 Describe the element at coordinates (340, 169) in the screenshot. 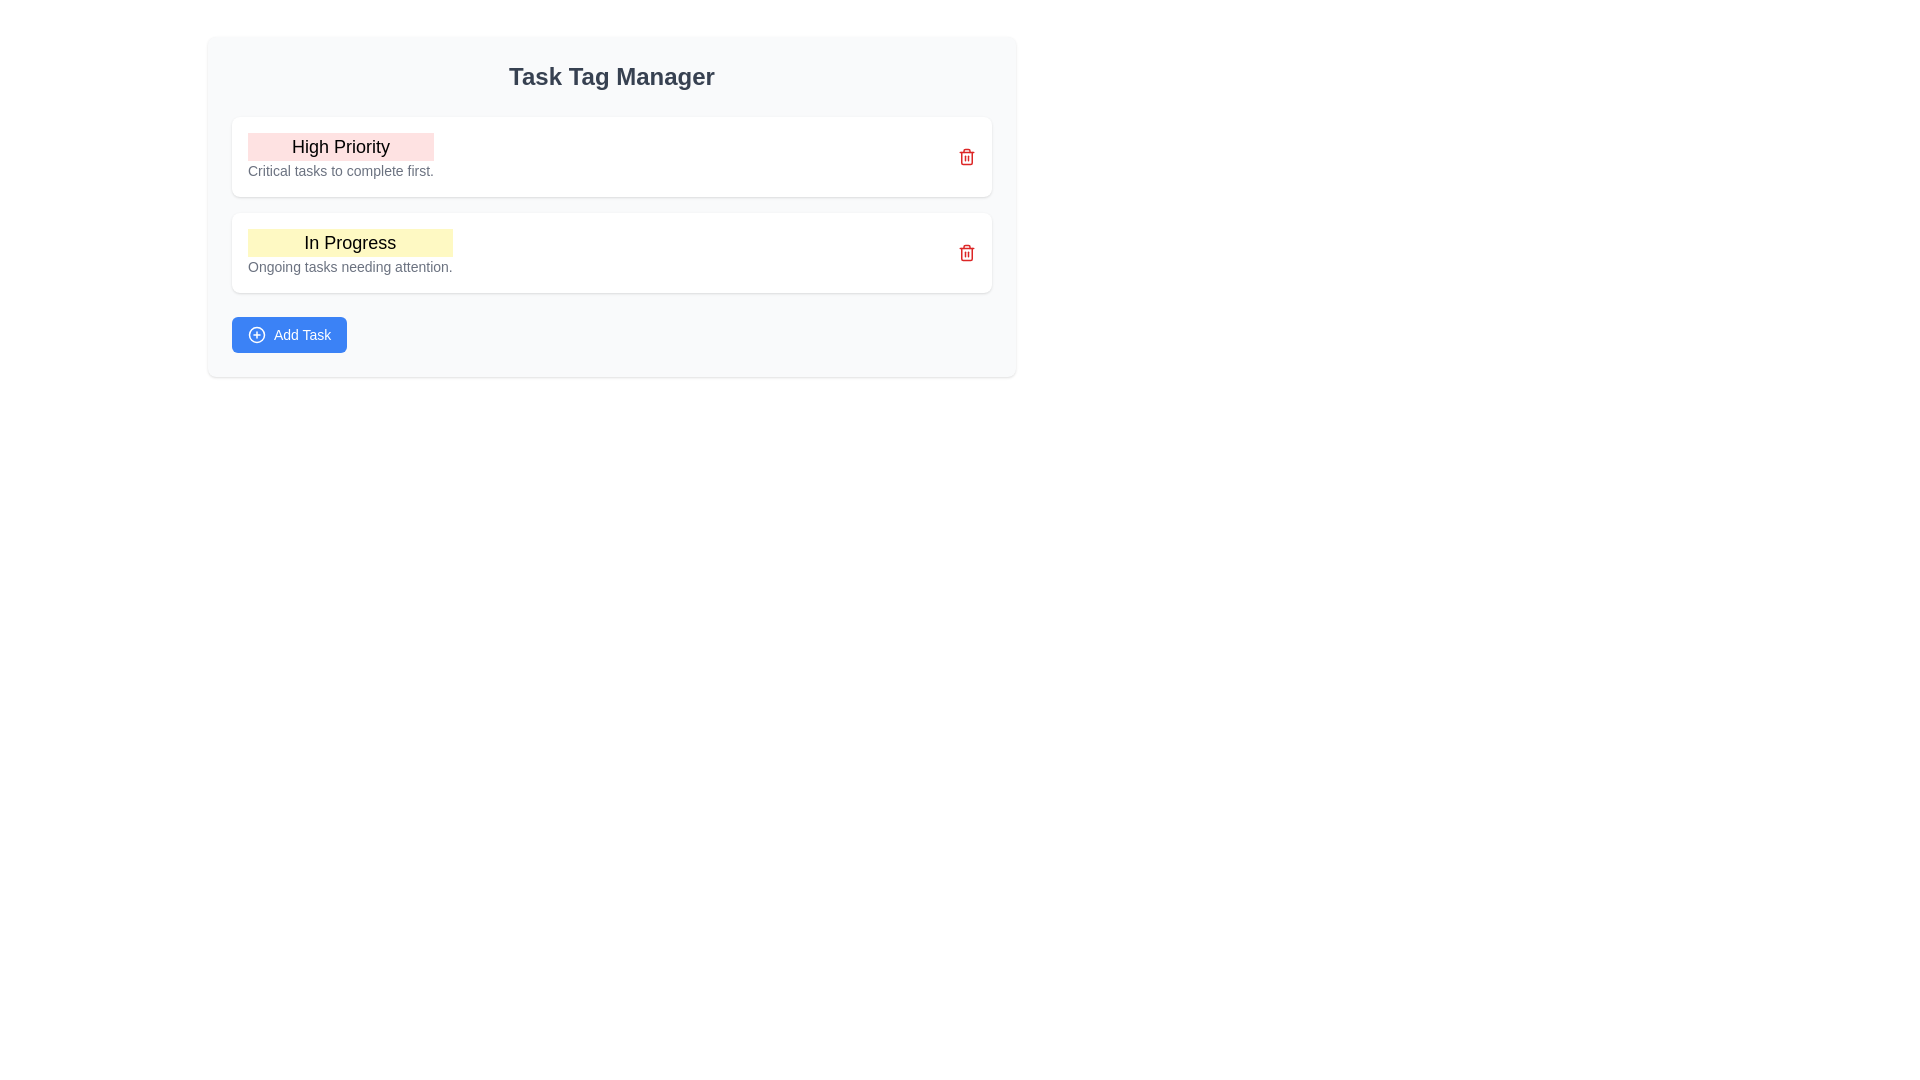

I see `descriptive text label located directly underneath the 'High Priority' label, centered within the card section` at that location.